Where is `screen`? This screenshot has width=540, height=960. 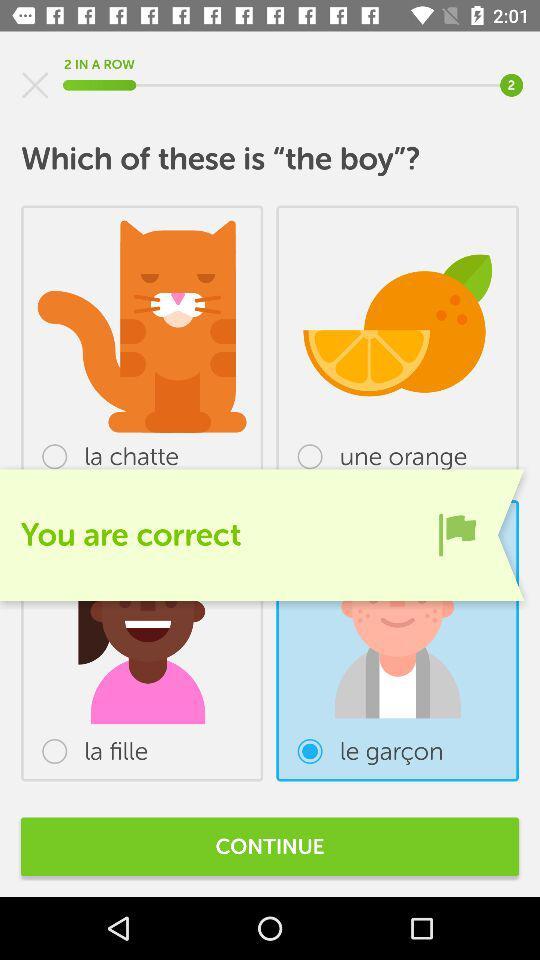 screen is located at coordinates (35, 85).